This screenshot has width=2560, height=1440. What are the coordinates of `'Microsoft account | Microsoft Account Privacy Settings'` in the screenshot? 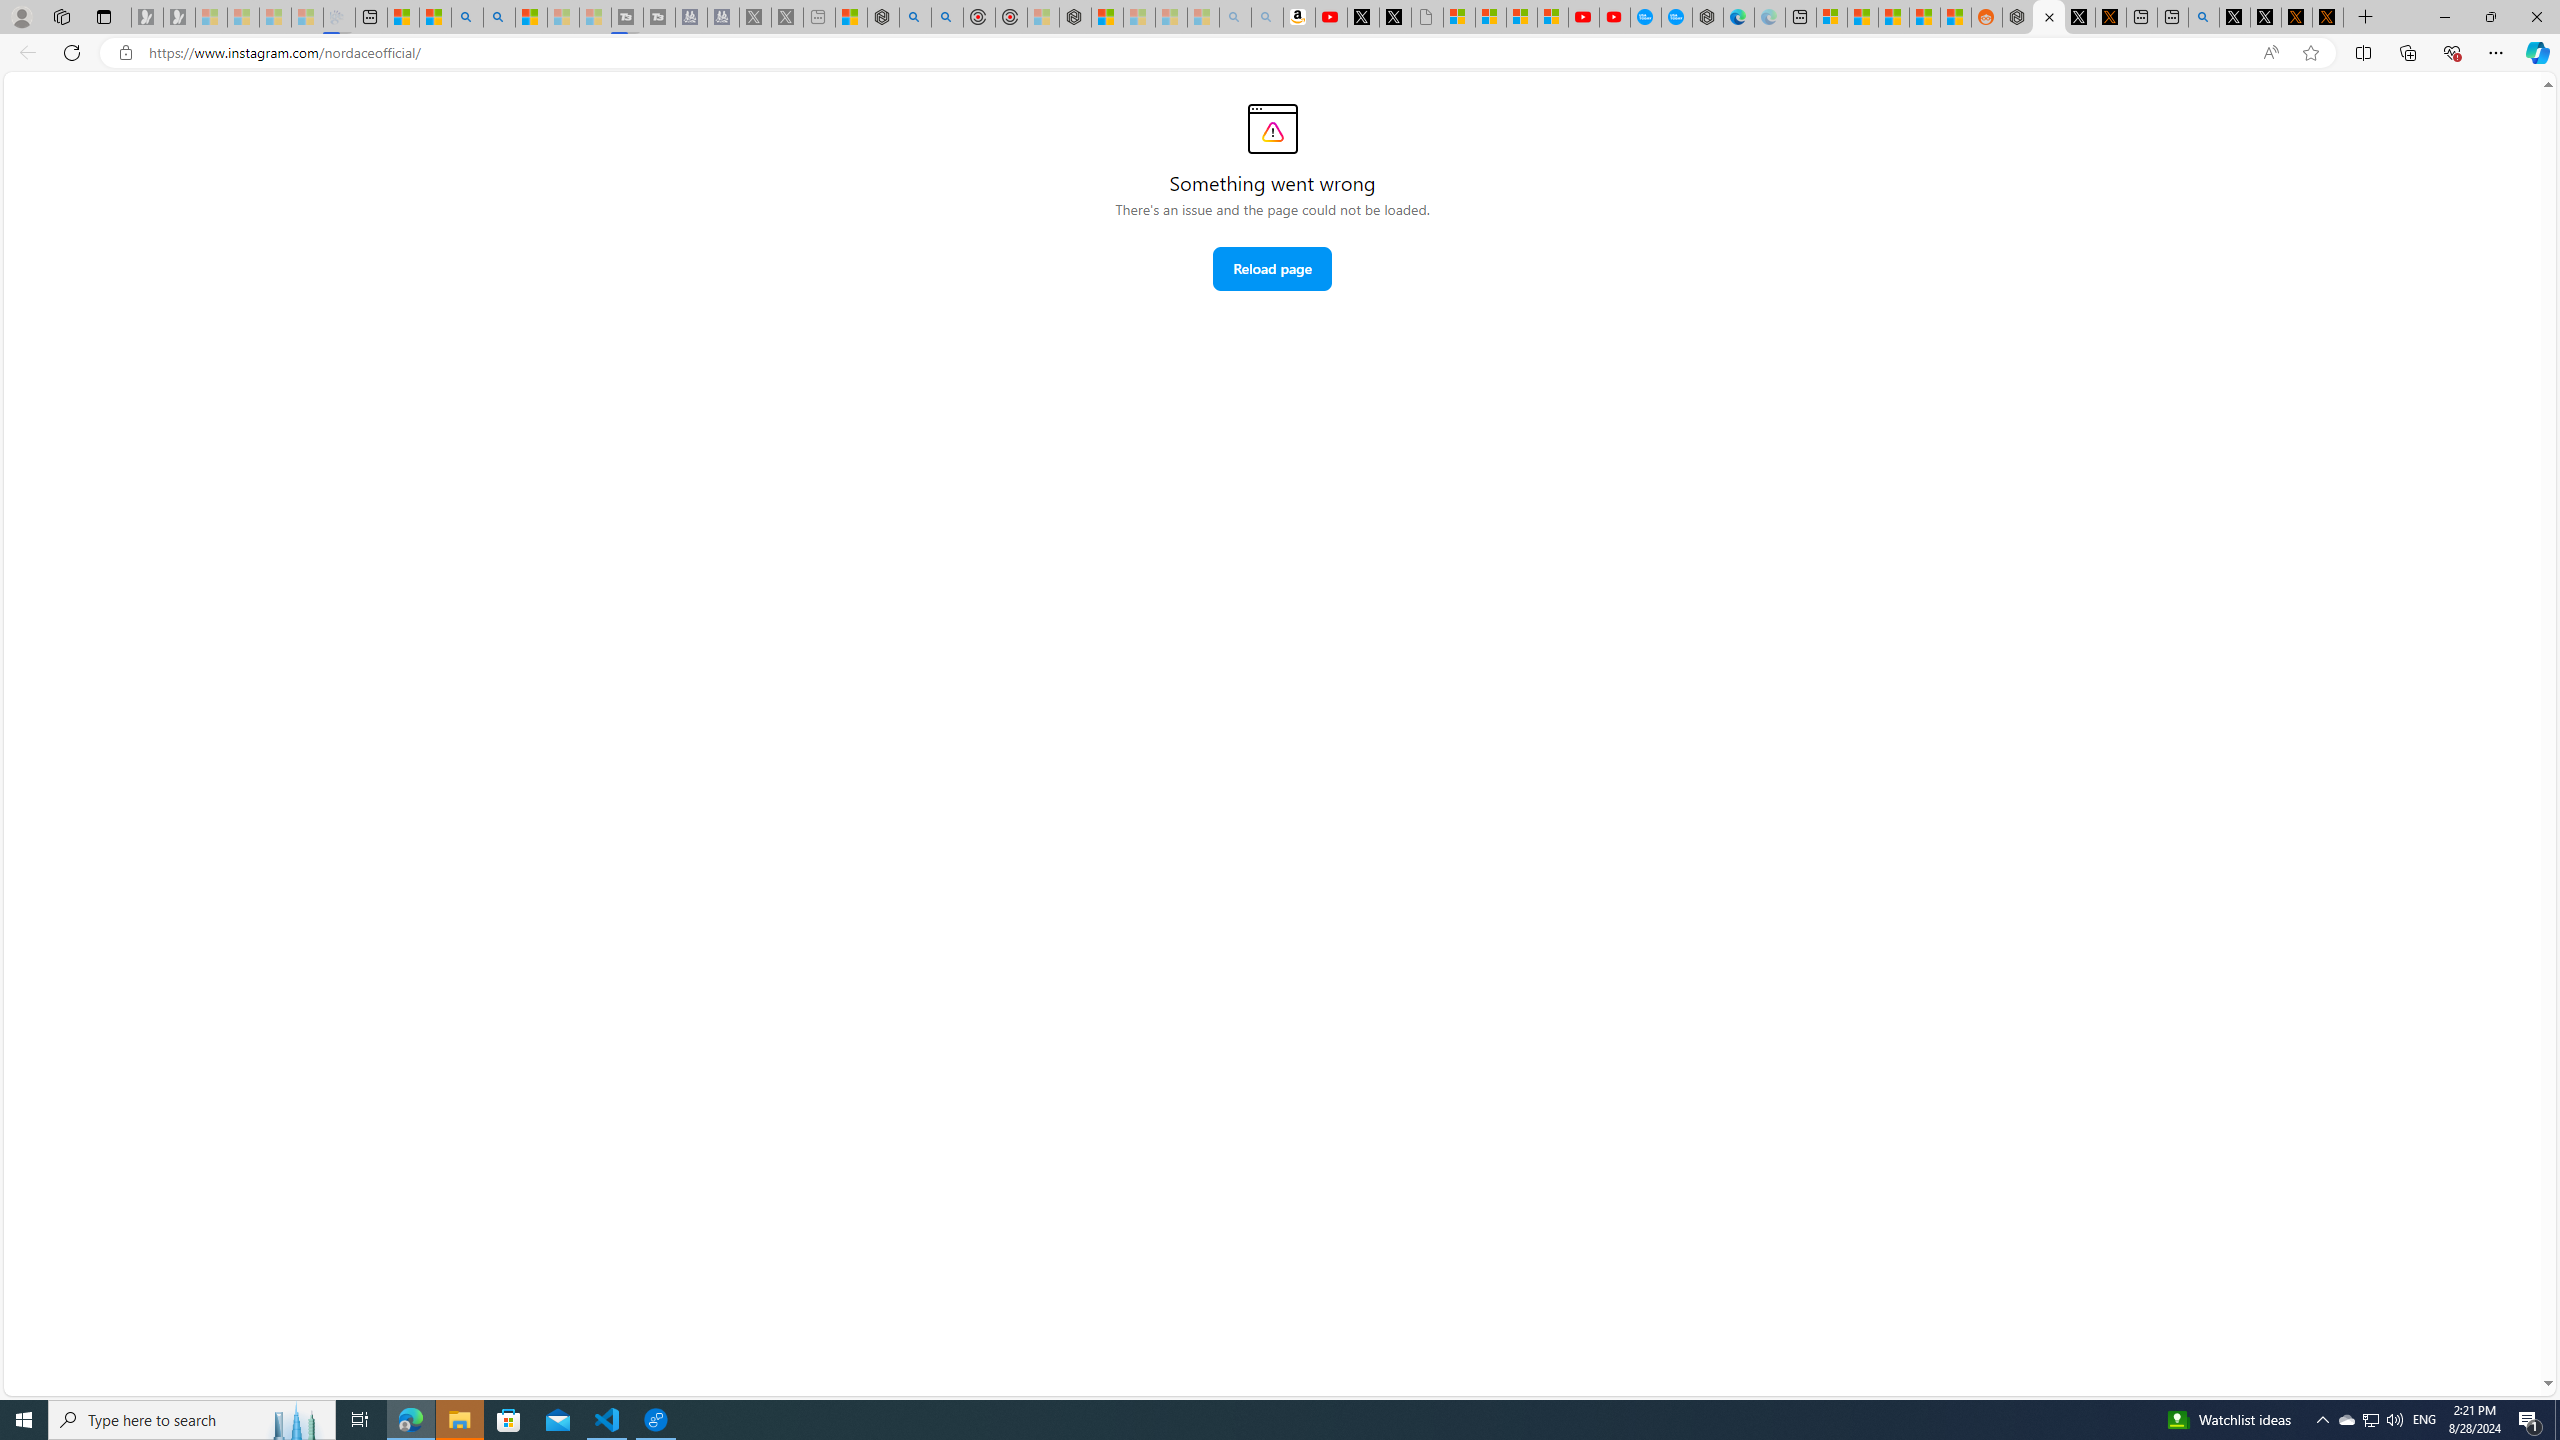 It's located at (1830, 16).